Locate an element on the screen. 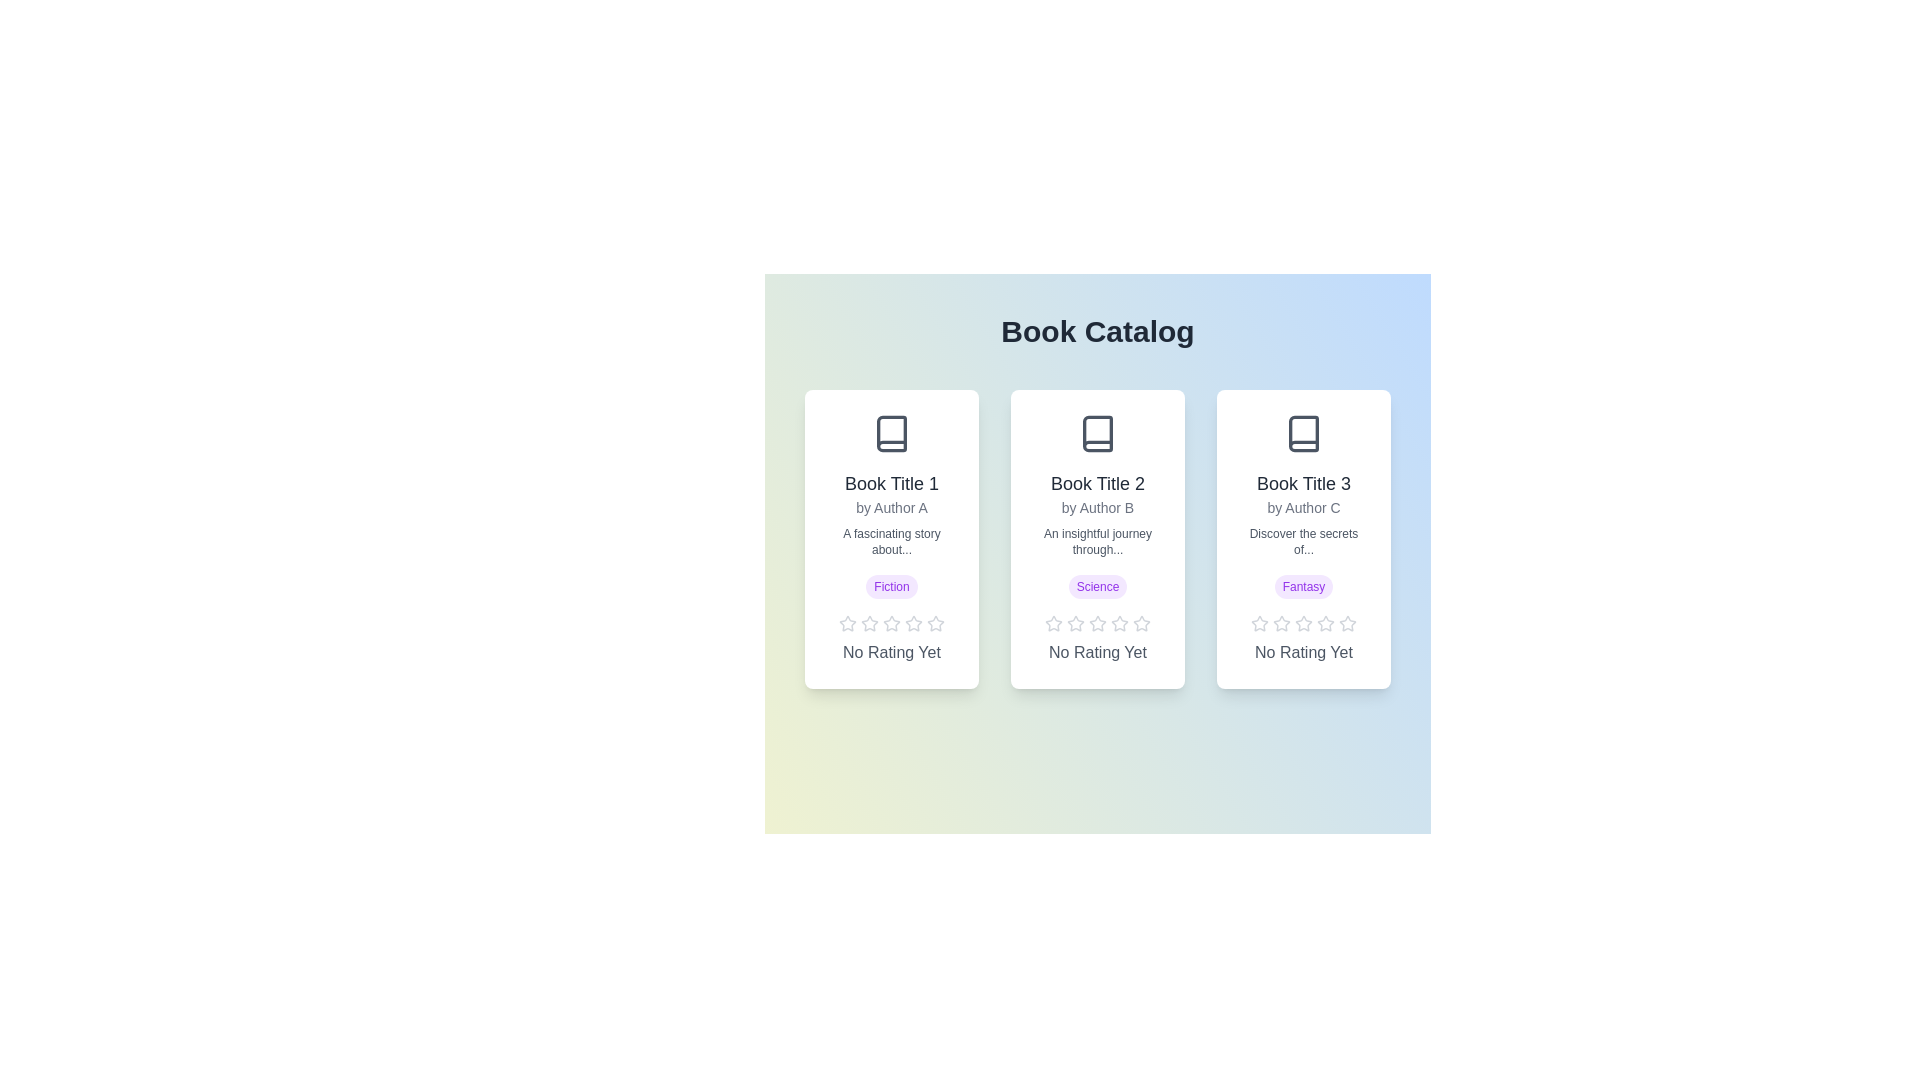 The width and height of the screenshot is (1920, 1080). the genre tag Science to interact with it is located at coordinates (1097, 585).